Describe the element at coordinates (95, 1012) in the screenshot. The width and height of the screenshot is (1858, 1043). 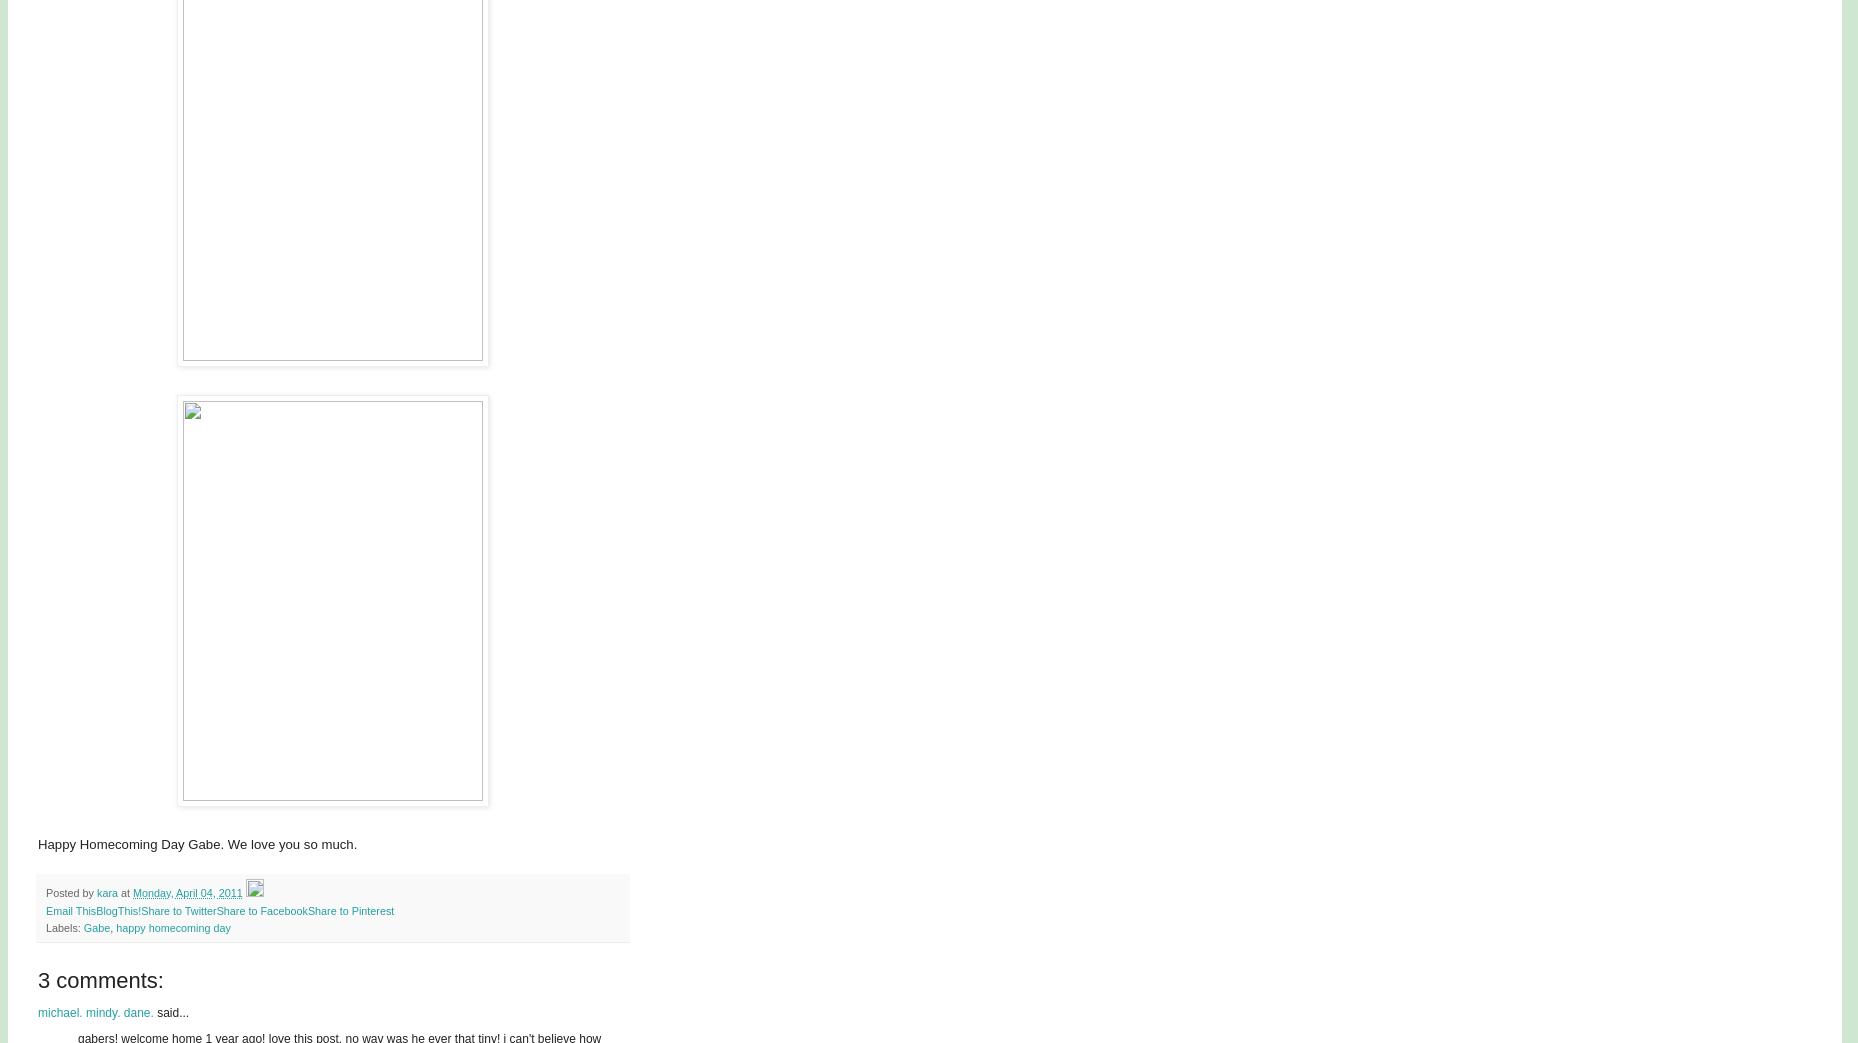
I see `'michael. mindy. dane.'` at that location.